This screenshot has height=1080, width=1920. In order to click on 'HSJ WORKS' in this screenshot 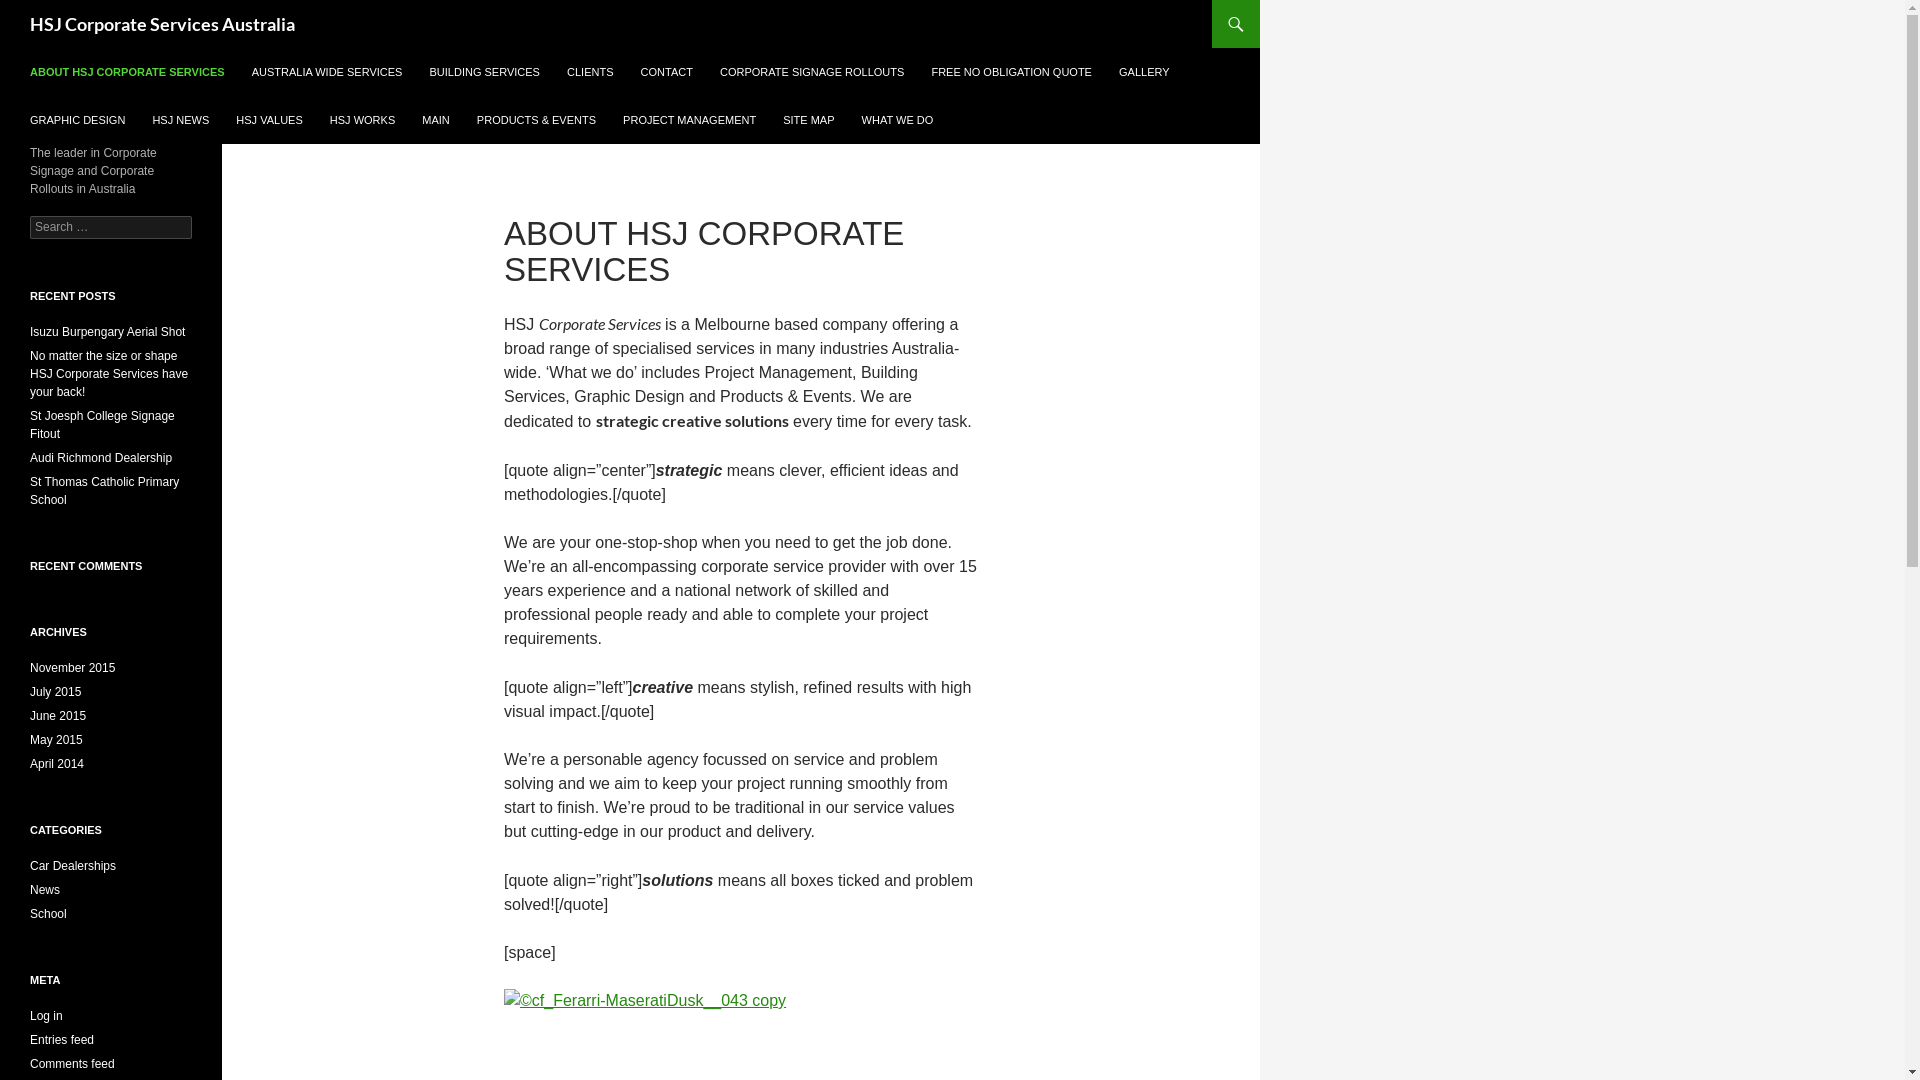, I will do `click(316, 119)`.